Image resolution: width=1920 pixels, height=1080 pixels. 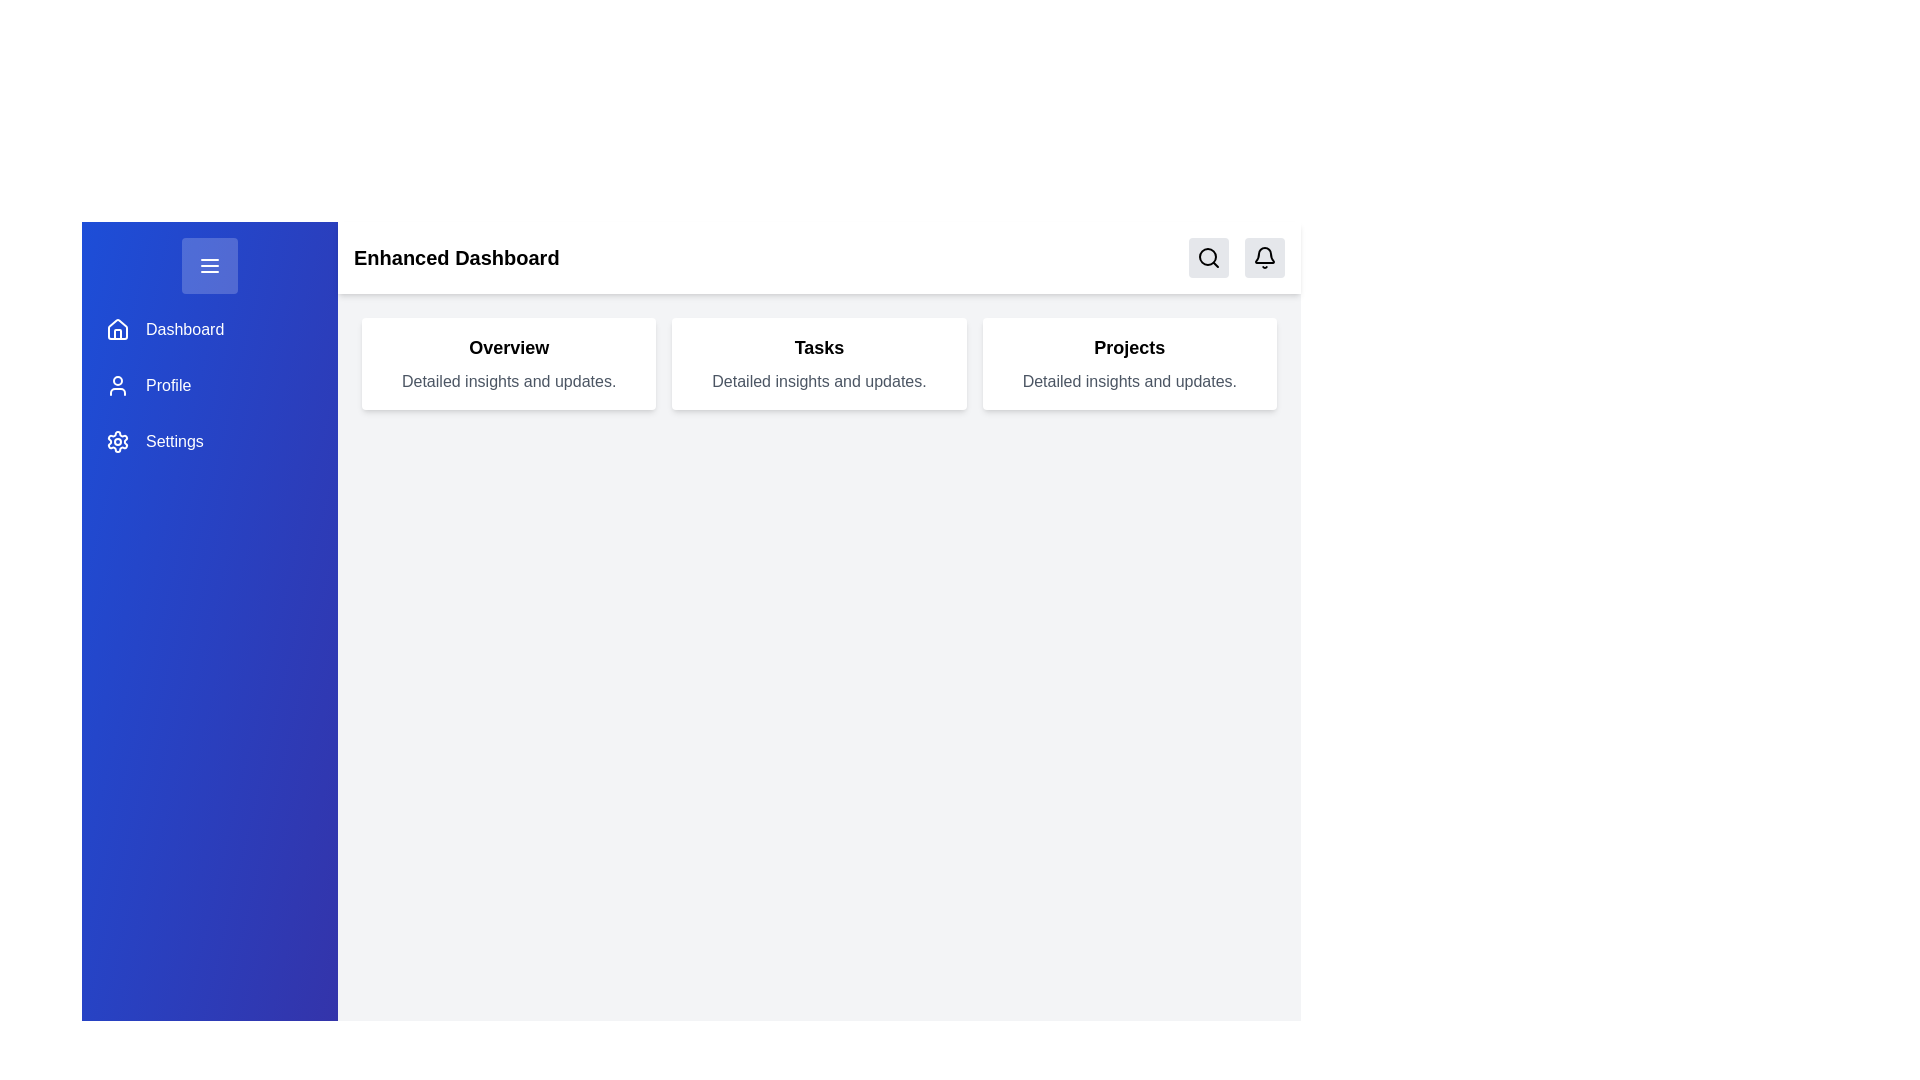 What do you see at coordinates (117, 441) in the screenshot?
I see `the 'Settings' Icon located in the sidebar menu, which is positioned under the 'Profile' section and above the text 'Settings'` at bounding box center [117, 441].